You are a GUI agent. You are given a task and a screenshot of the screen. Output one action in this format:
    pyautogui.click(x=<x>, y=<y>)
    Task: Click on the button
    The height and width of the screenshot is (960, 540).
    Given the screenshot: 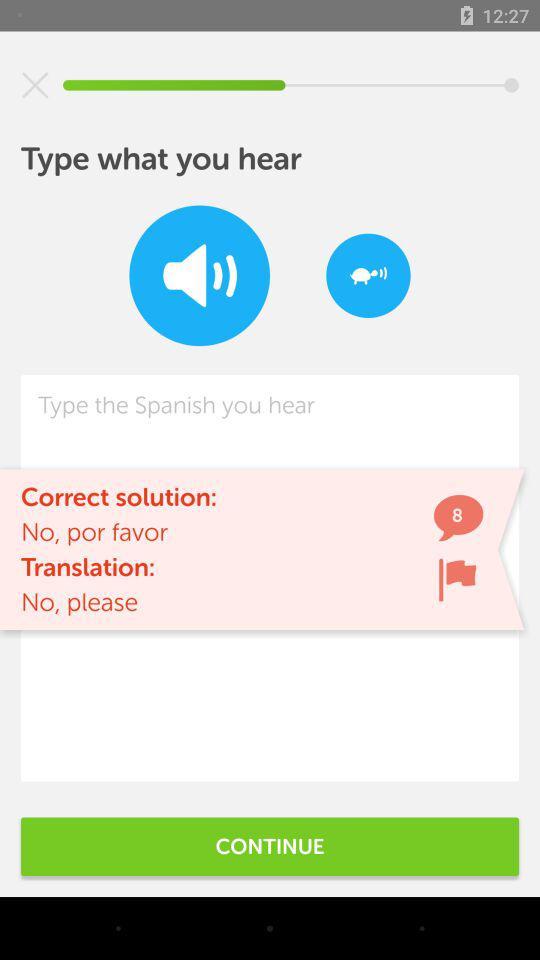 What is the action you would take?
    pyautogui.click(x=35, y=85)
    